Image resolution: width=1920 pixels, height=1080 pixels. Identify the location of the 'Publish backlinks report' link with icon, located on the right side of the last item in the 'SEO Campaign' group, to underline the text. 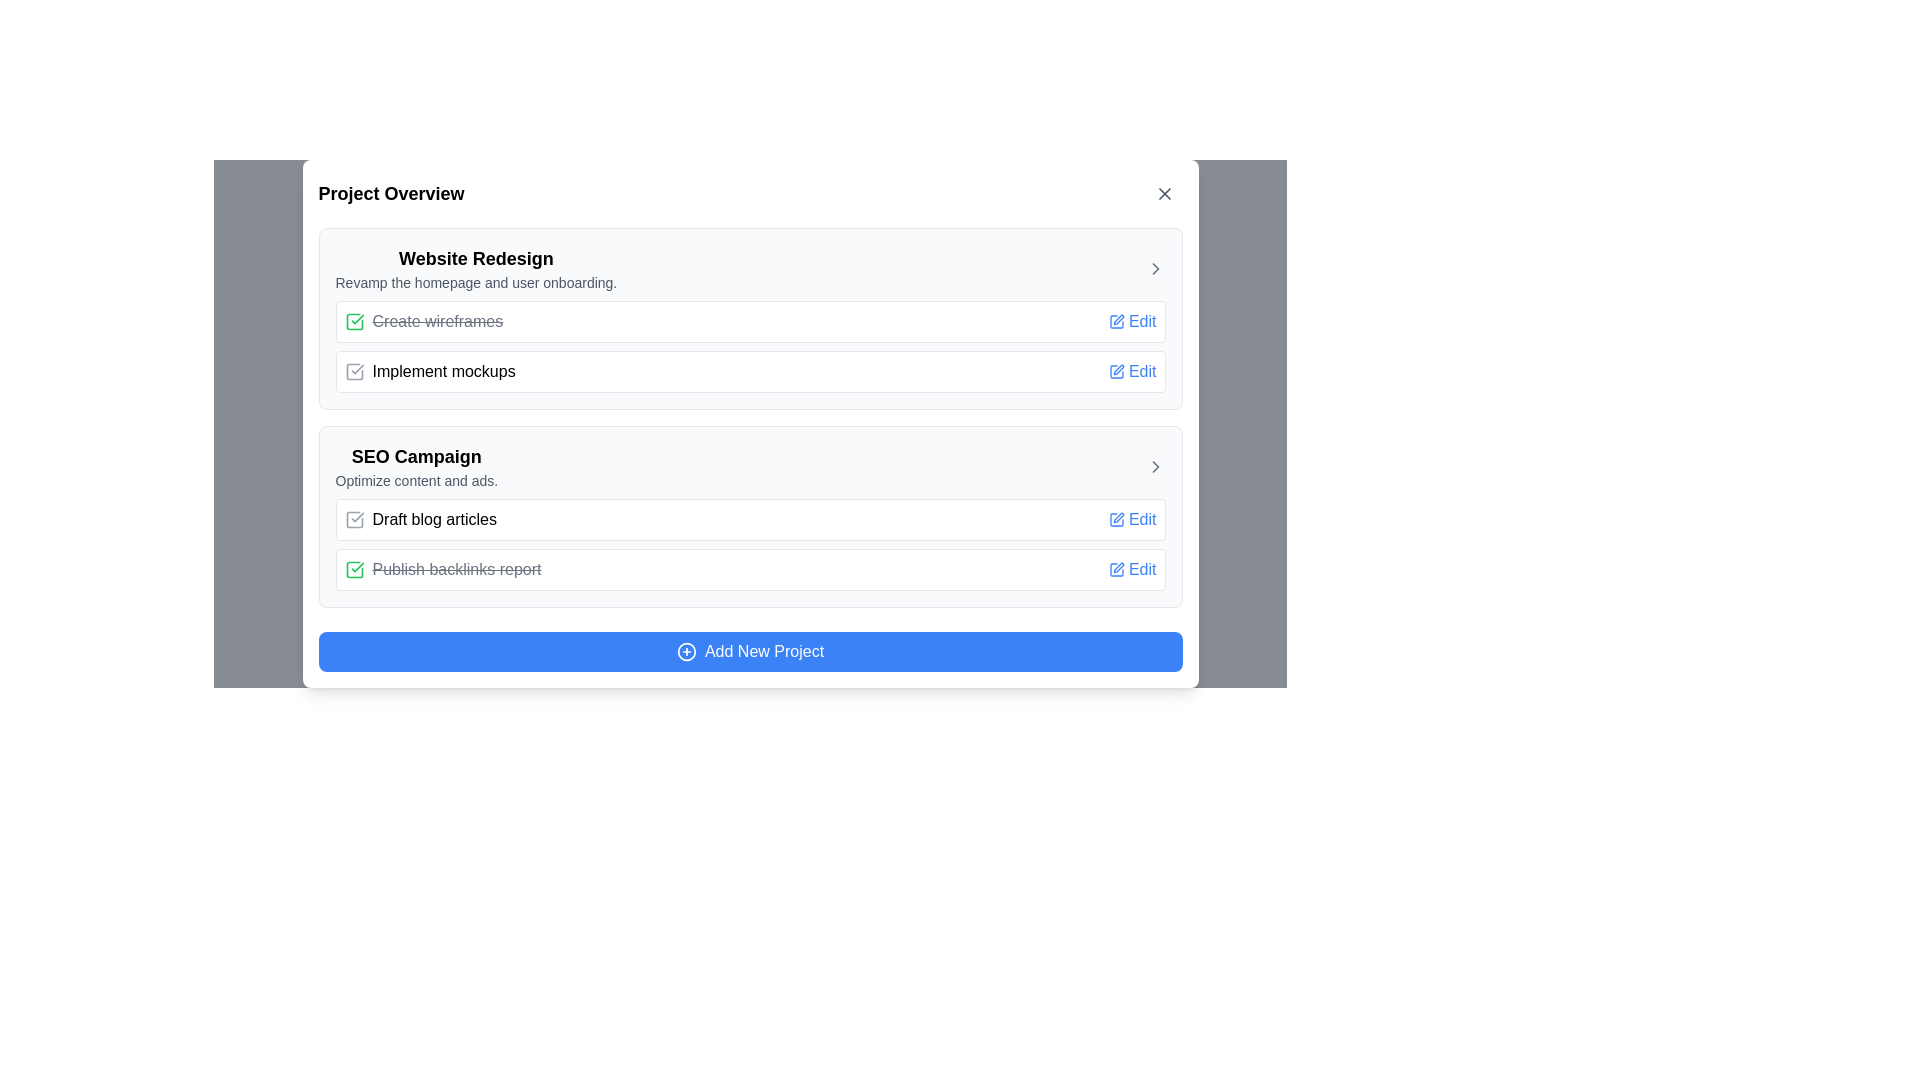
(1132, 570).